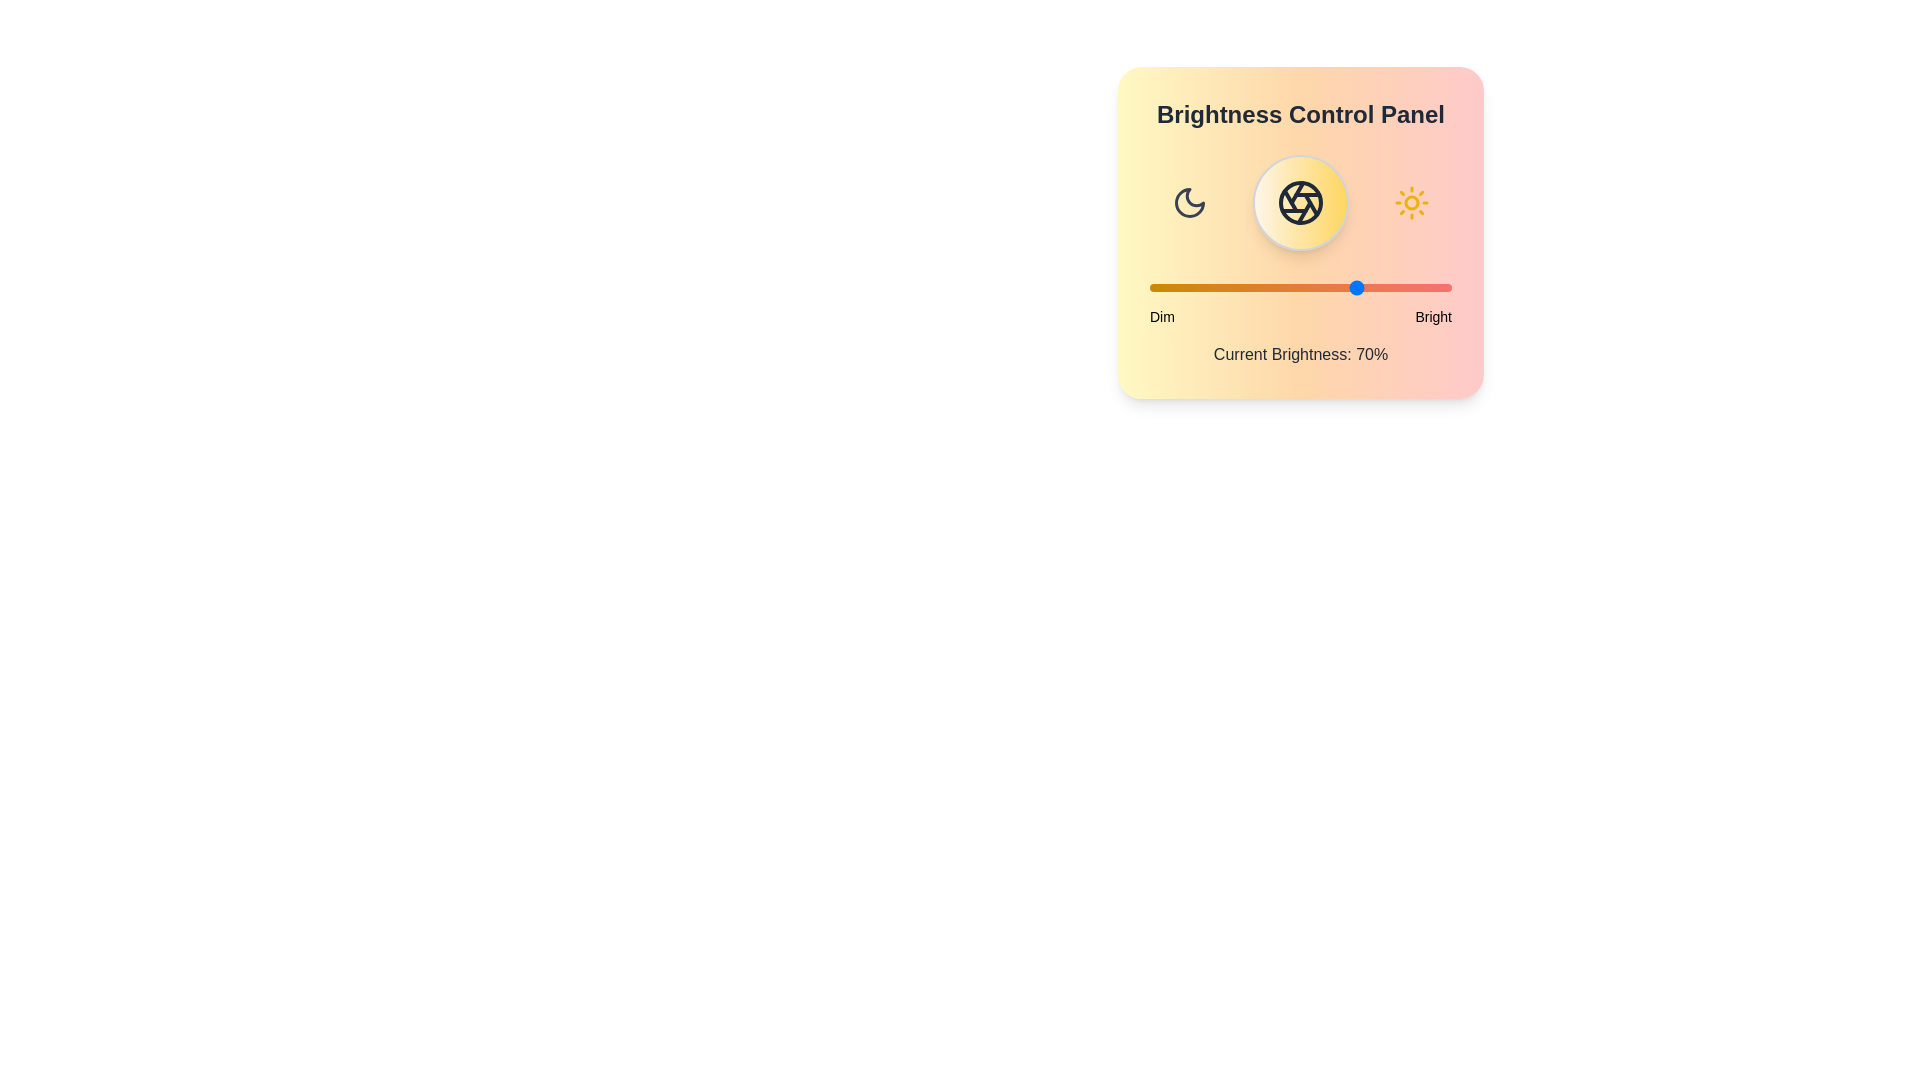 The image size is (1920, 1080). Describe the element at coordinates (1375, 288) in the screenshot. I see `the brightness slider to 75%` at that location.